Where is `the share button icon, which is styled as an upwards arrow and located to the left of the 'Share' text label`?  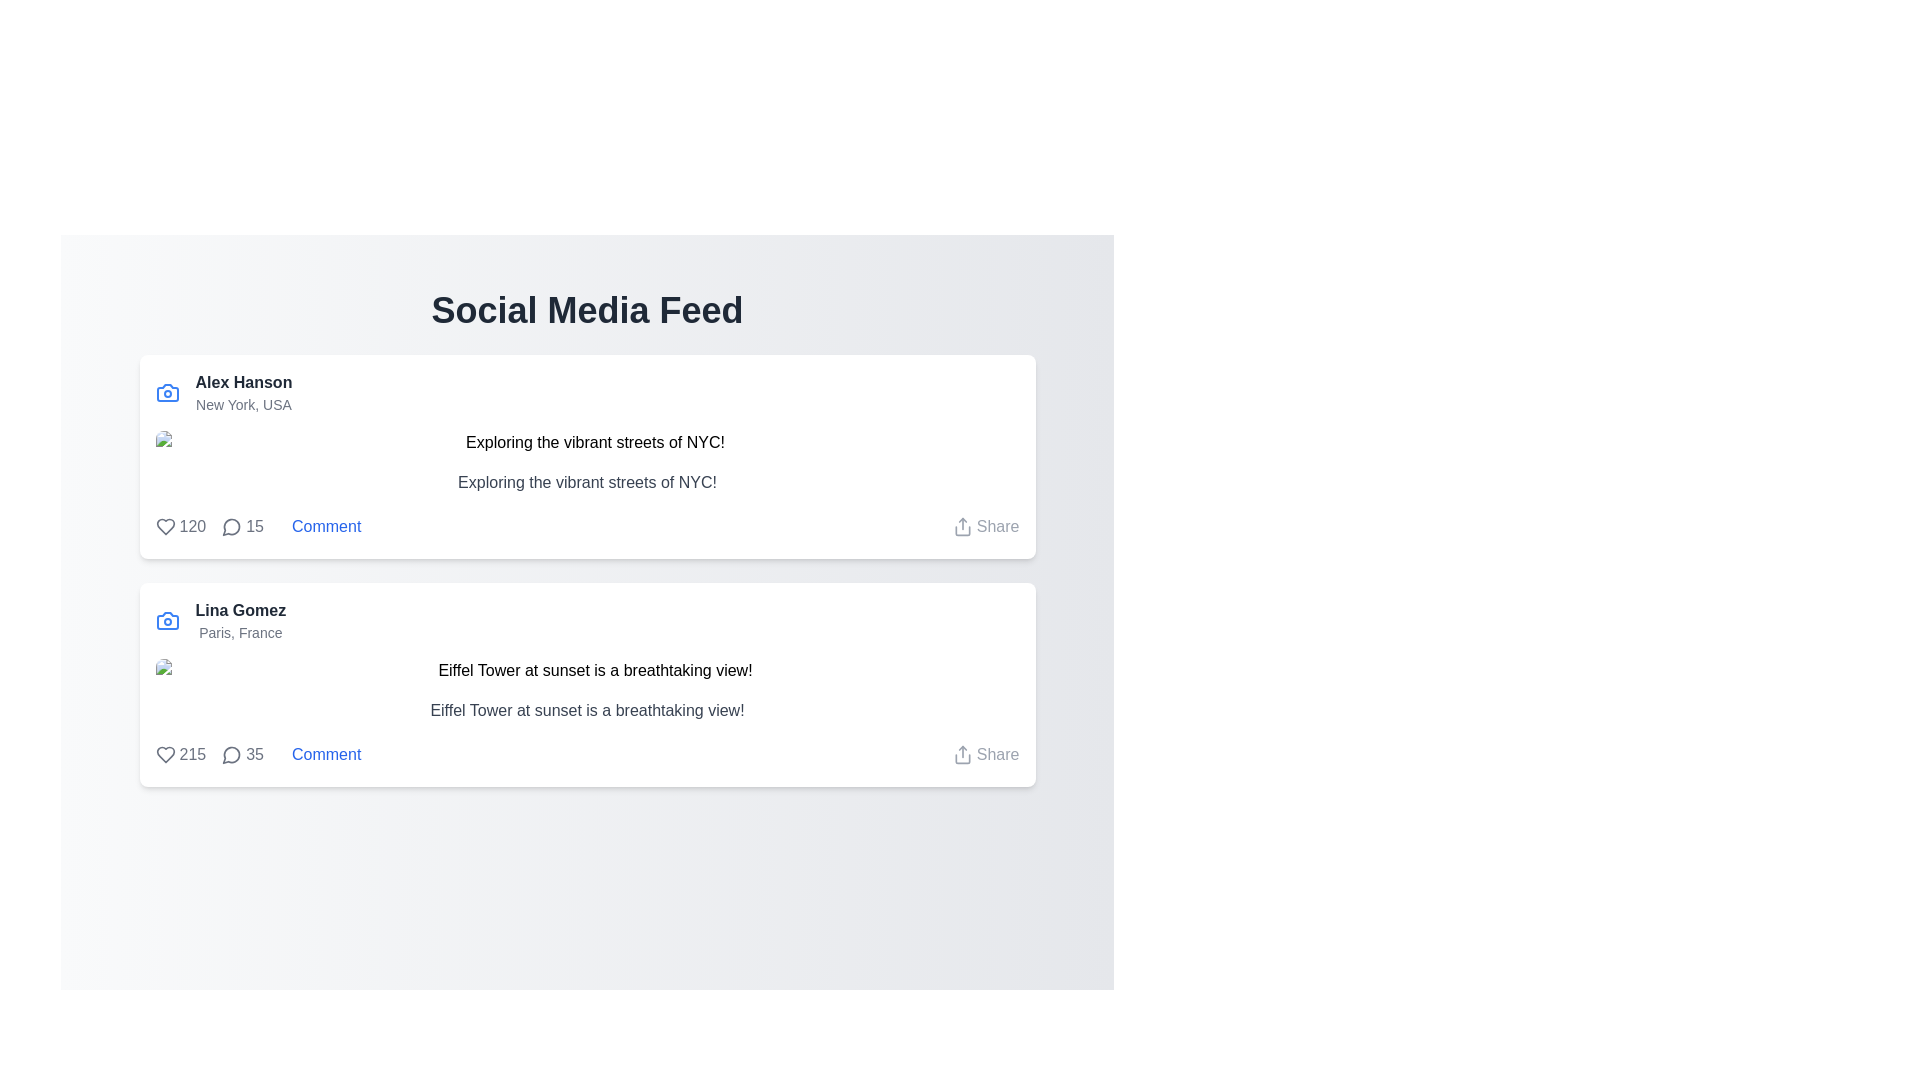 the share button icon, which is styled as an upwards arrow and located to the left of the 'Share' text label is located at coordinates (962, 755).